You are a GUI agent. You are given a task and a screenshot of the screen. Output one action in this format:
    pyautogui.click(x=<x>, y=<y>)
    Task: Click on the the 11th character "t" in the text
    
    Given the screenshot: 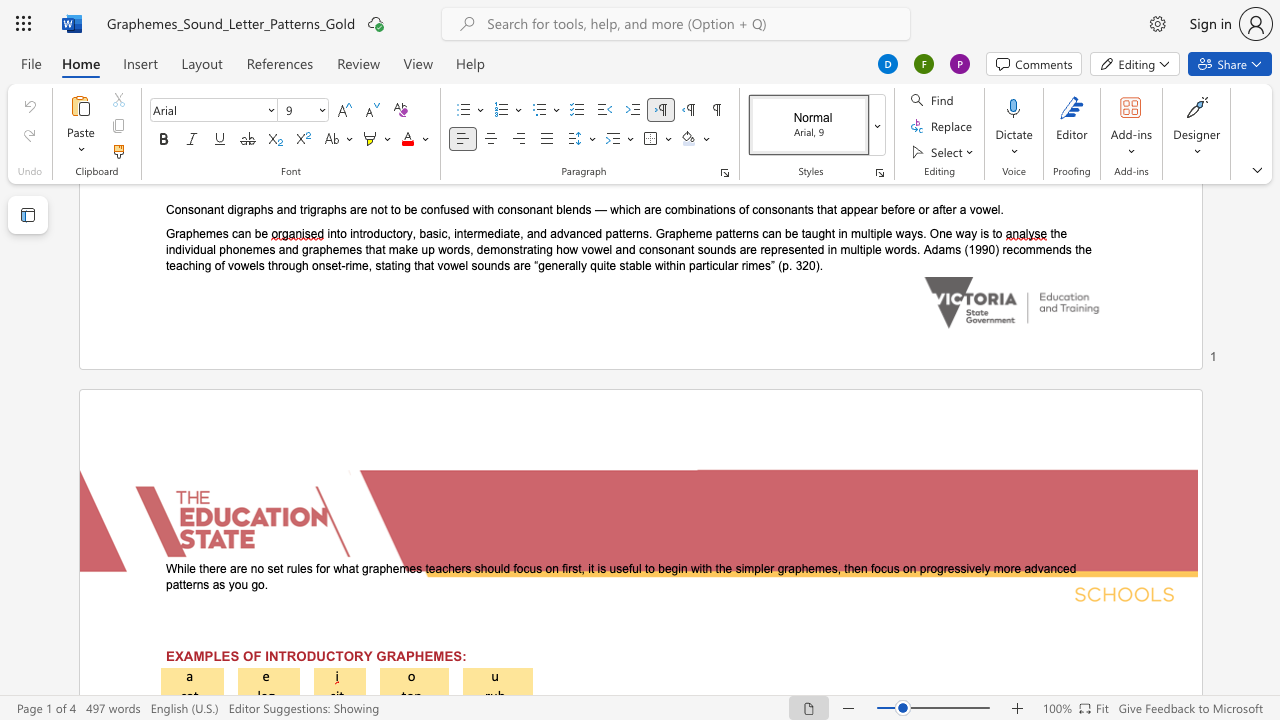 What is the action you would take?
    pyautogui.click(x=180, y=585)
    